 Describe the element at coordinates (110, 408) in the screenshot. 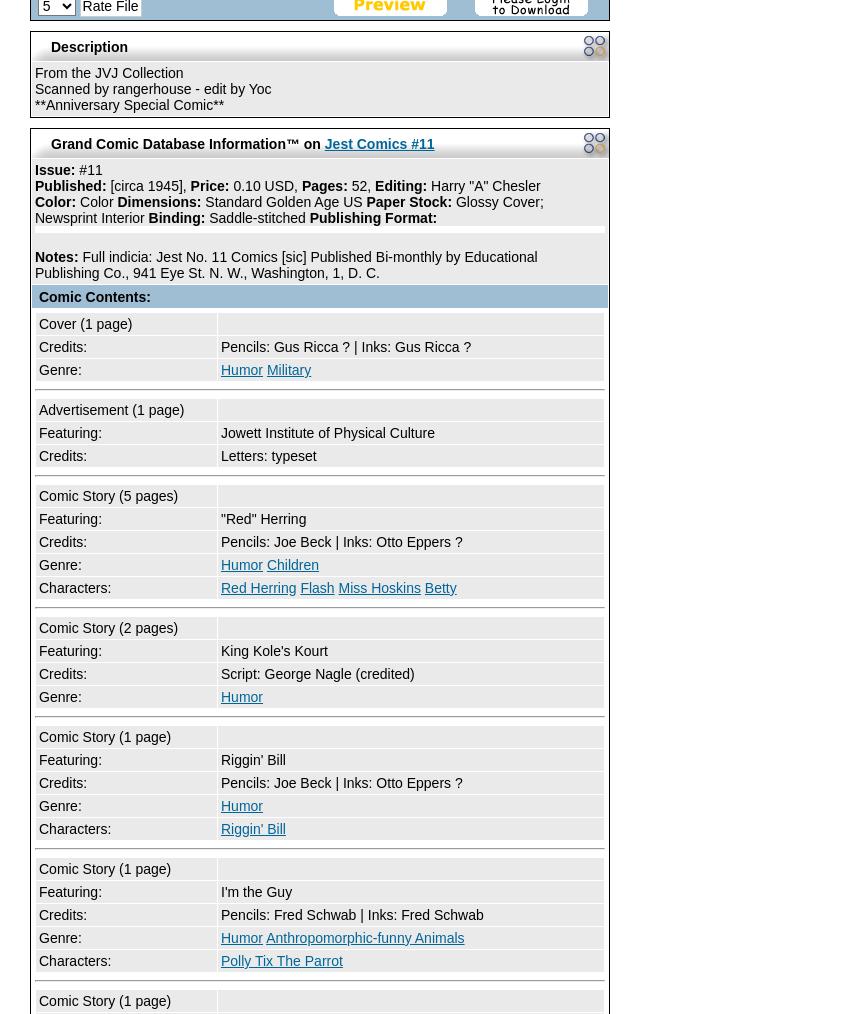

I see `'Advertisement (1 page)'` at that location.